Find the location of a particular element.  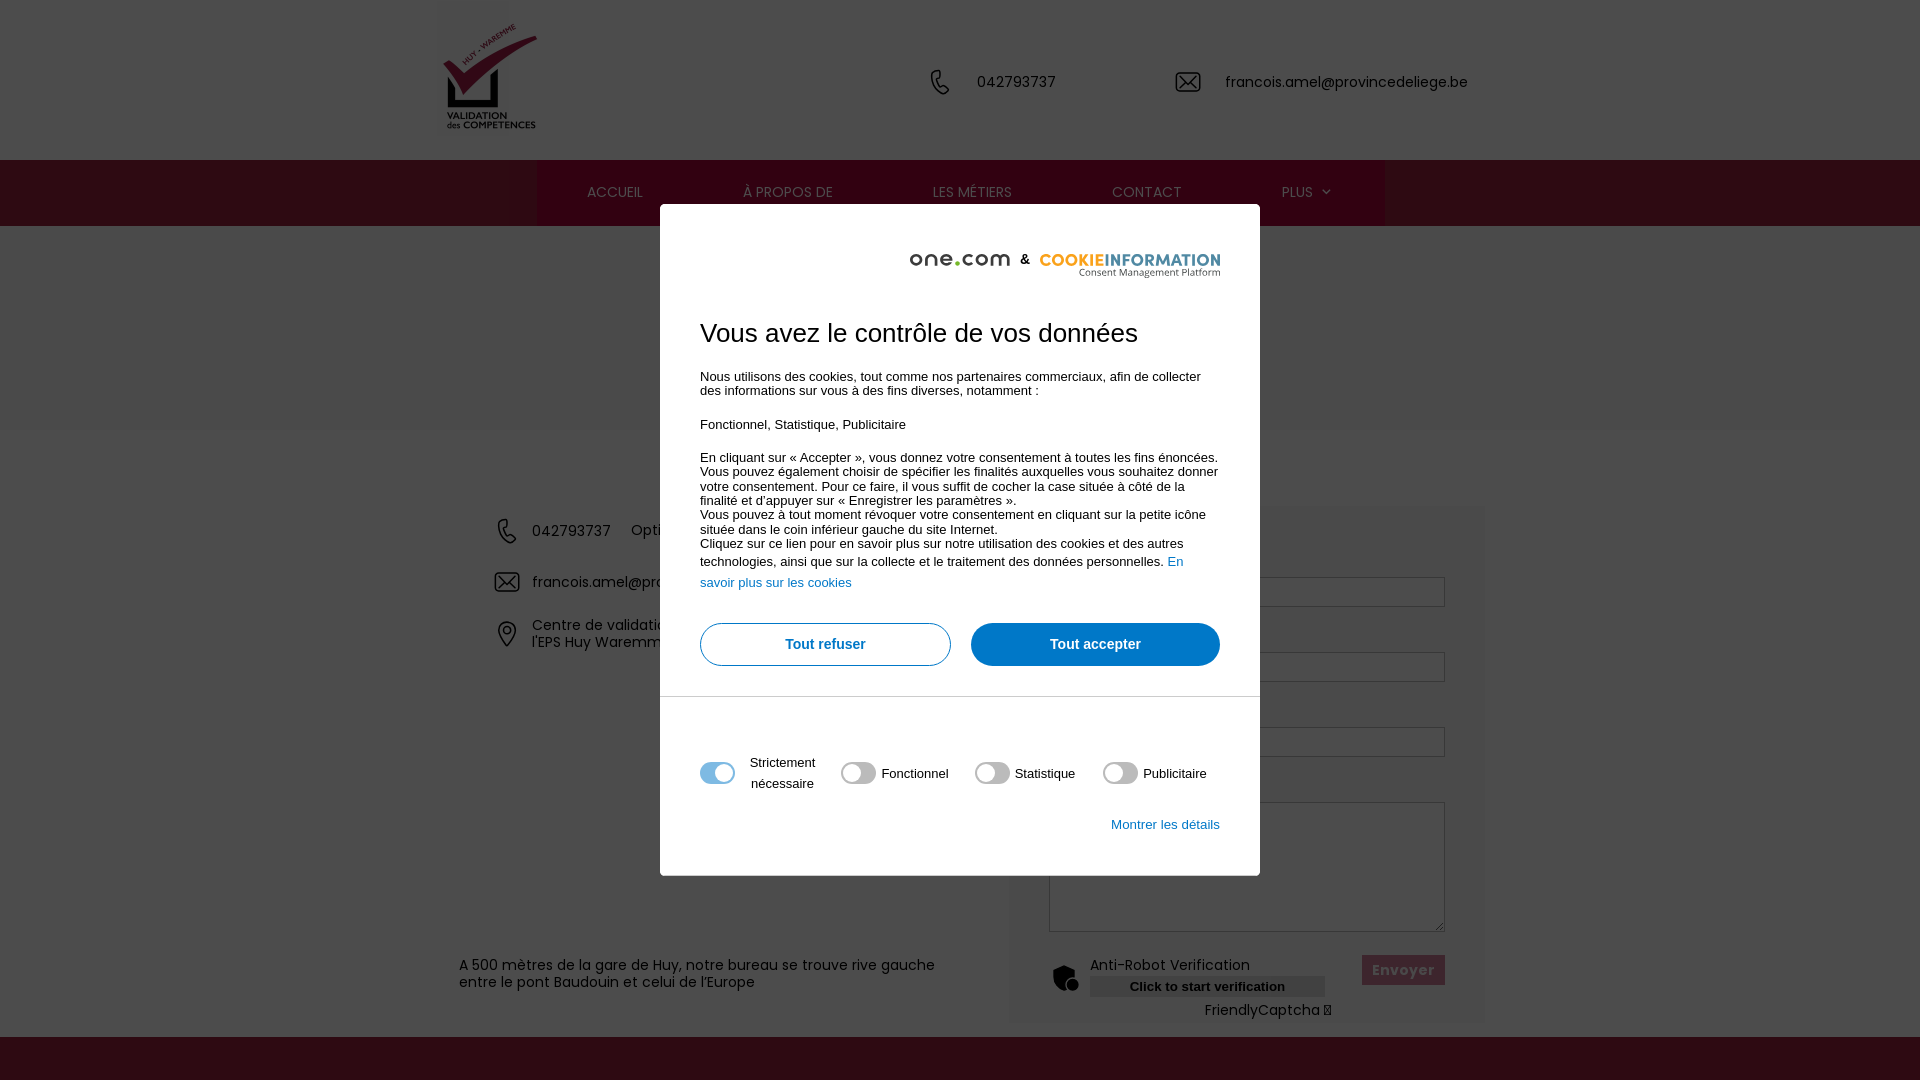

'Envoyer' is located at coordinates (1402, 968).